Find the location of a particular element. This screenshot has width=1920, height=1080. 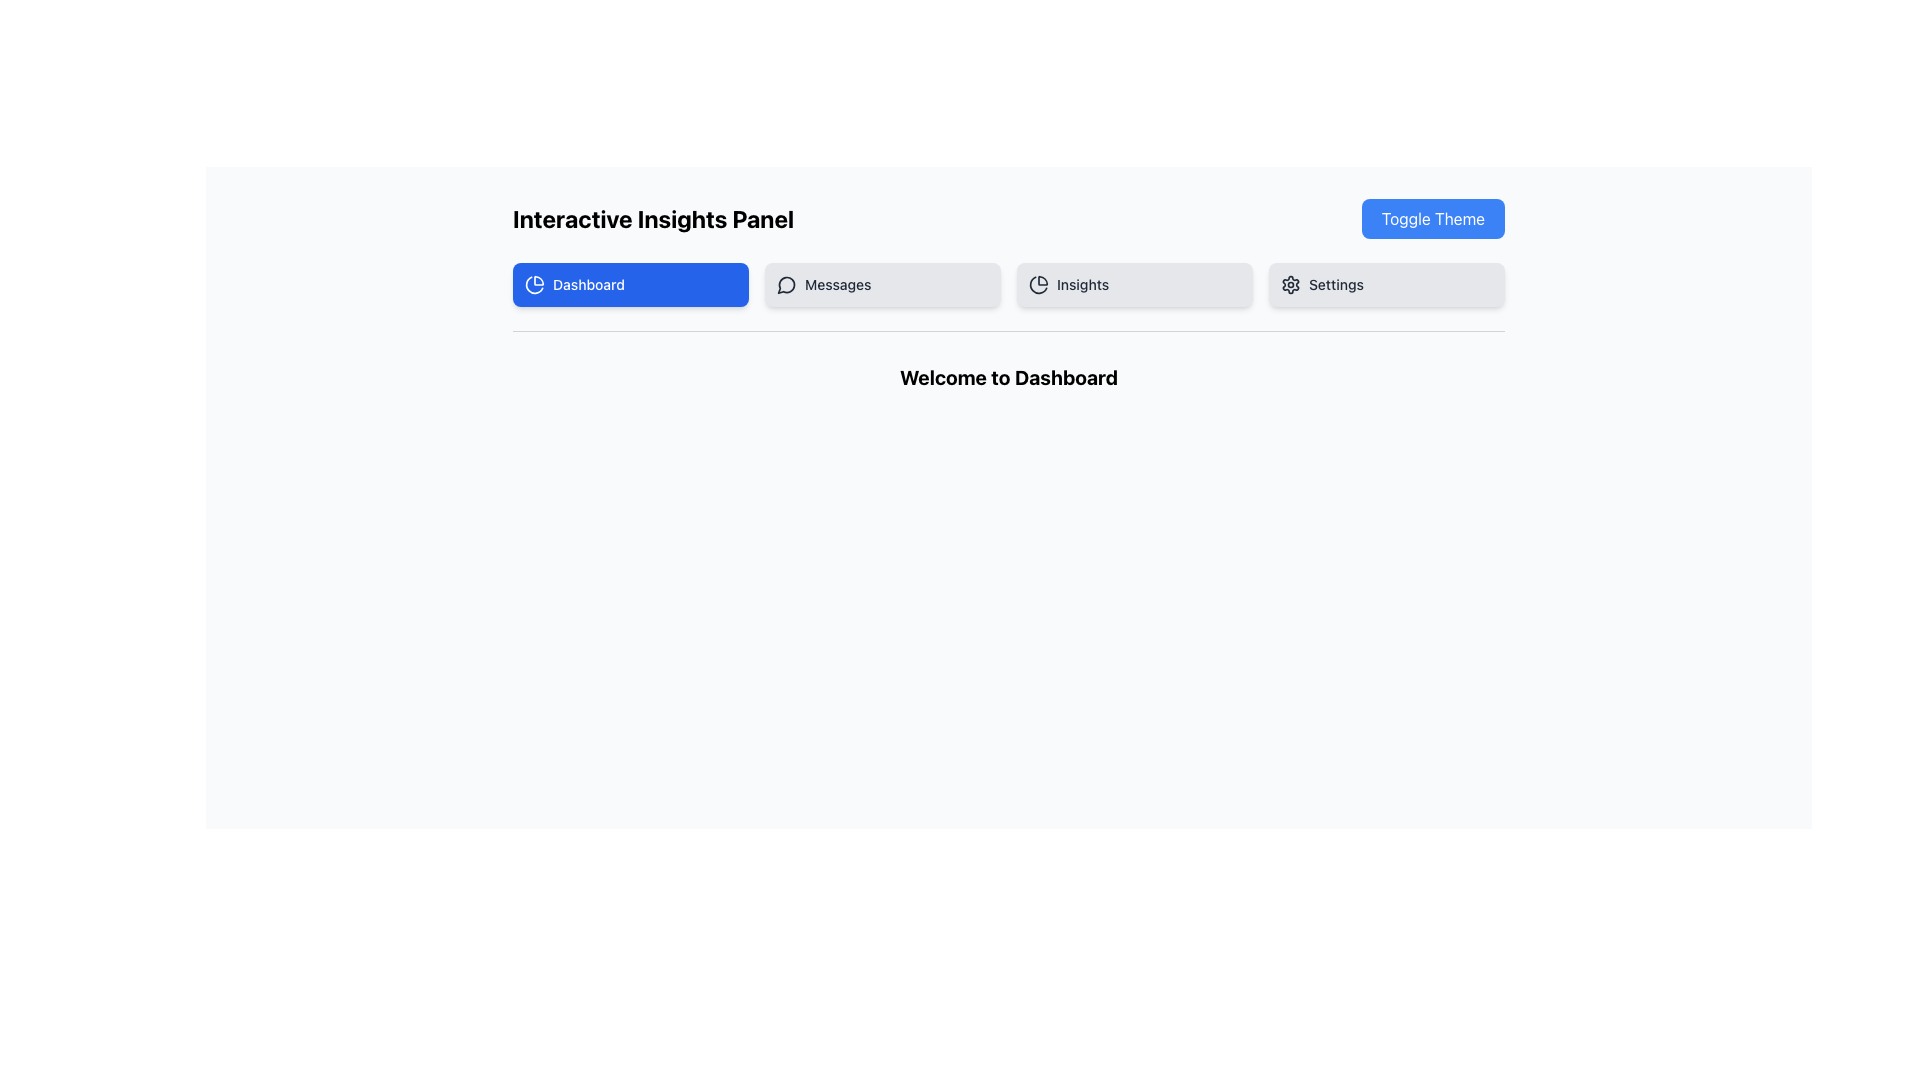

the text label displaying 'Welcome to Dashboard', which is styled in bold and located below the horizontal navigation menu is located at coordinates (1008, 378).